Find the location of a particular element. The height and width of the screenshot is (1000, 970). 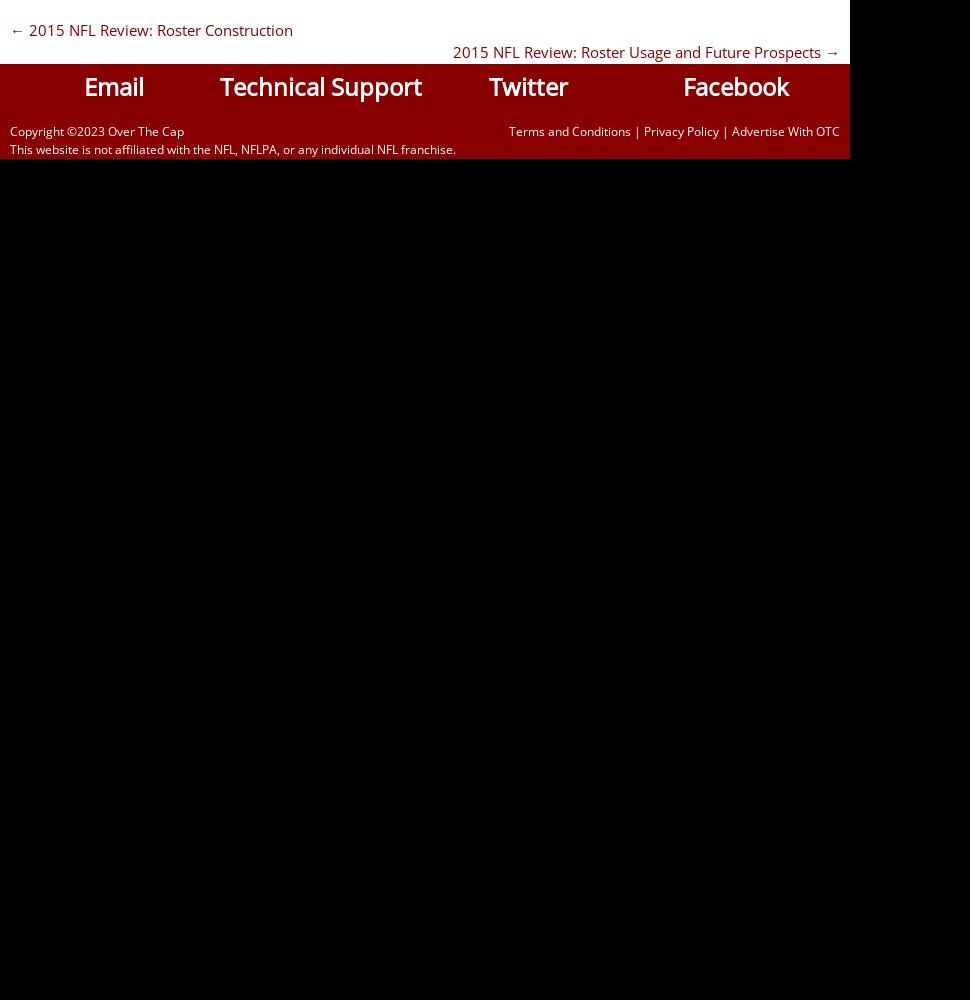

'Email' is located at coordinates (113, 84).